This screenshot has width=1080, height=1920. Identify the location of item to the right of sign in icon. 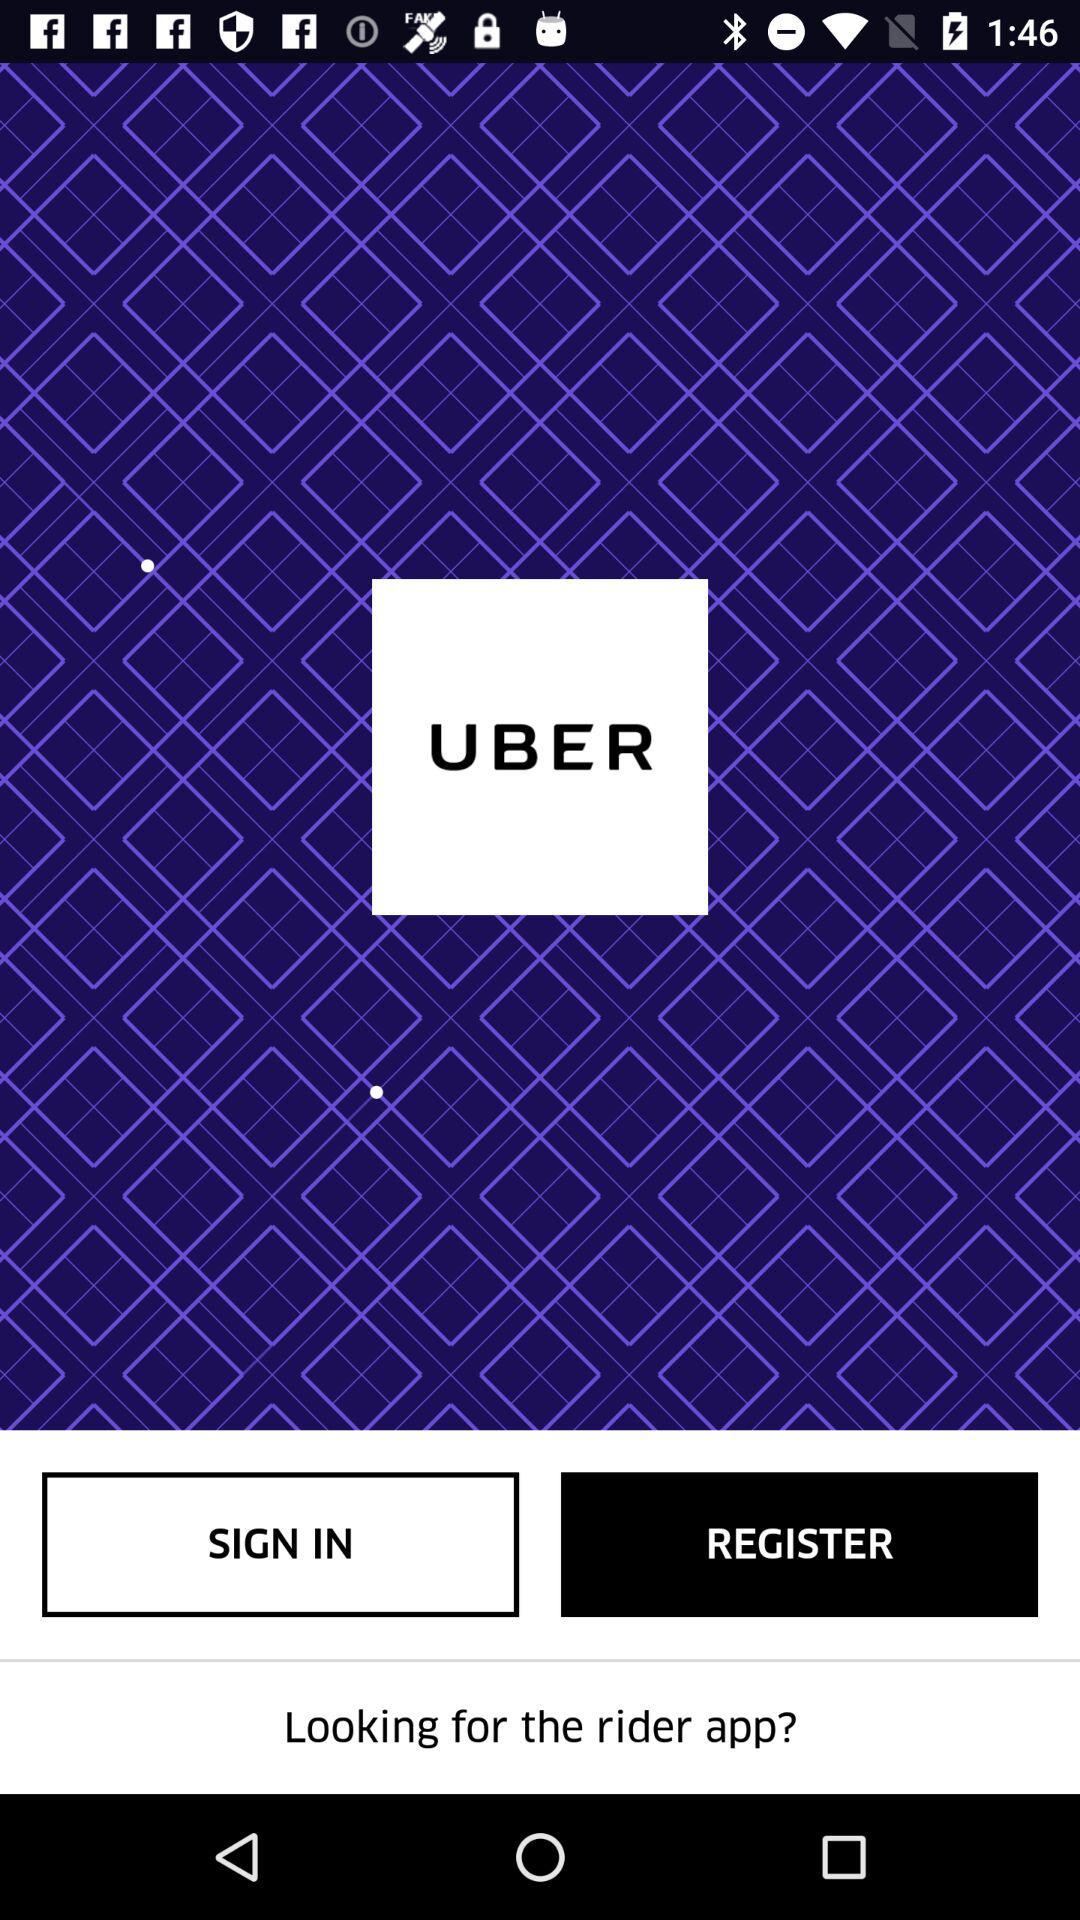
(798, 1543).